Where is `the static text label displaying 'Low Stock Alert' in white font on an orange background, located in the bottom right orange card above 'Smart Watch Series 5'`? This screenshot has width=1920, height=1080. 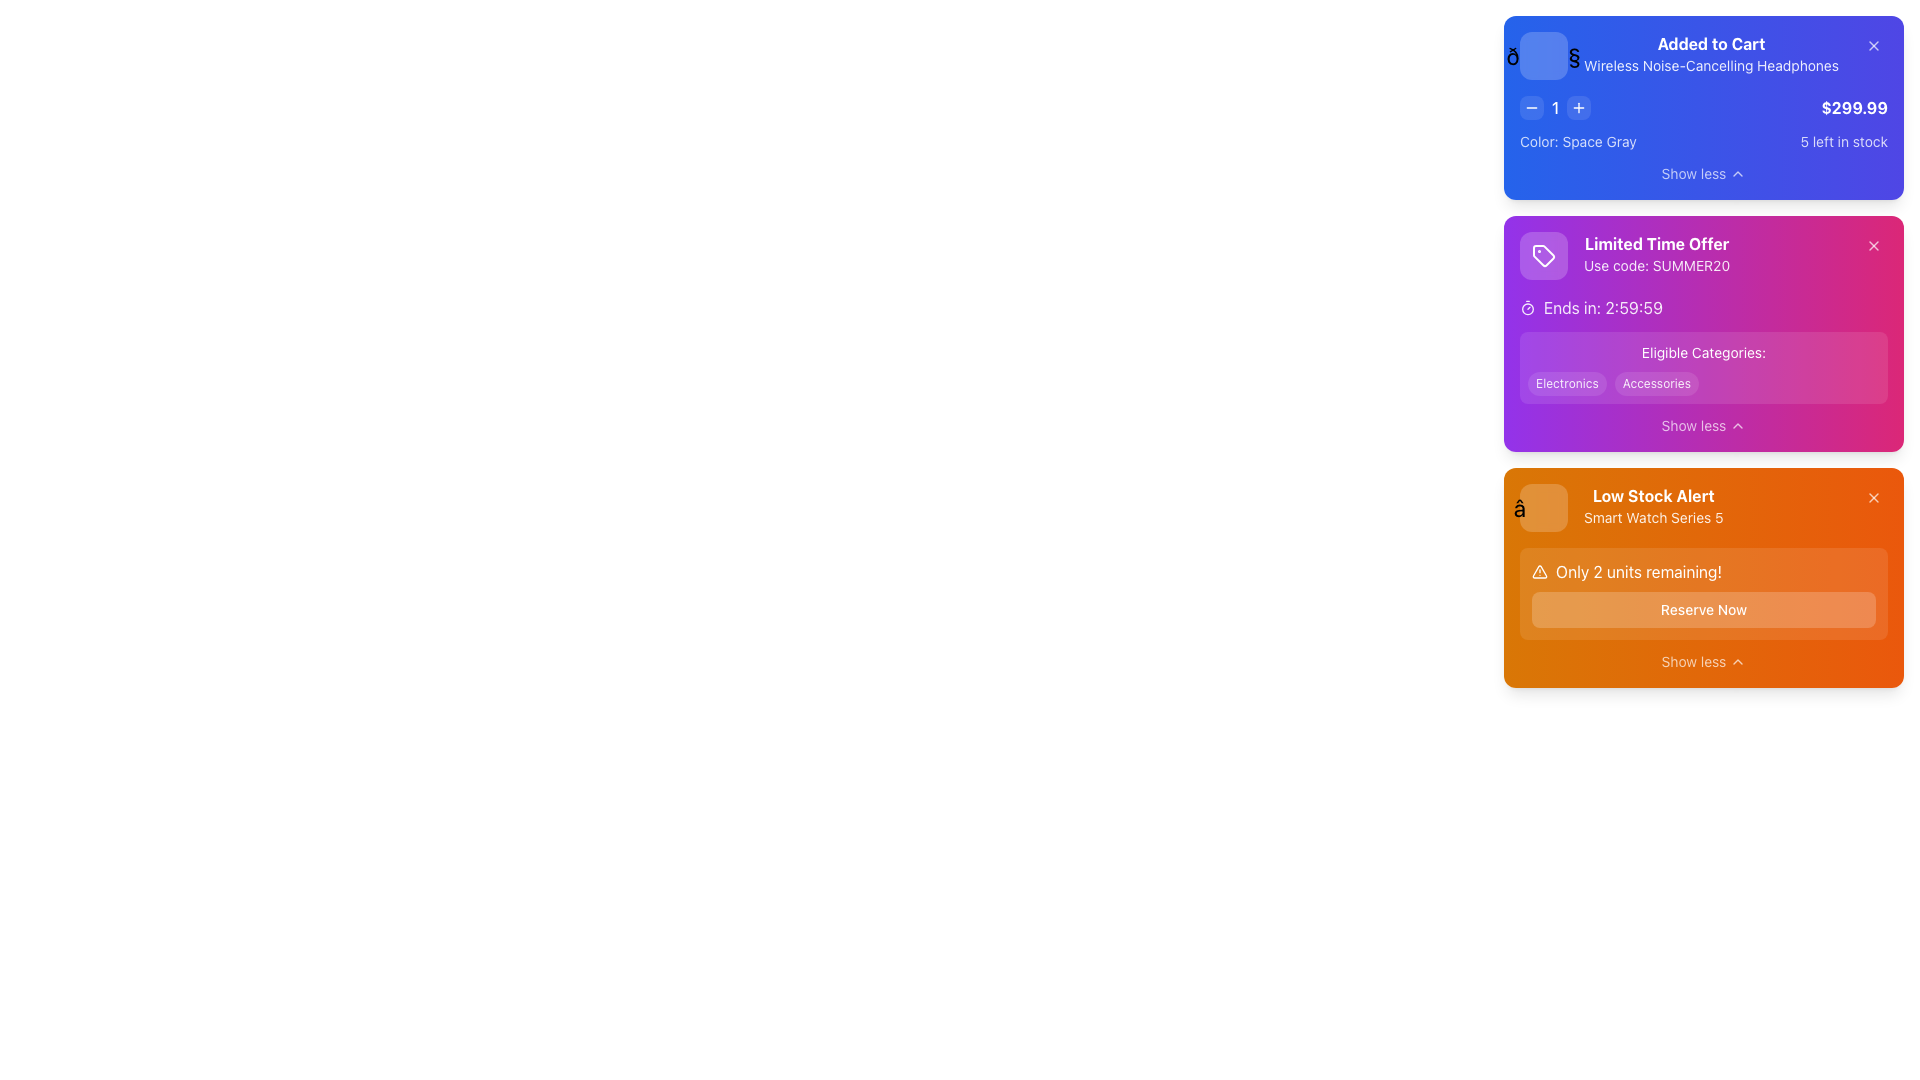
the static text label displaying 'Low Stock Alert' in white font on an orange background, located in the bottom right orange card above 'Smart Watch Series 5' is located at coordinates (1653, 495).